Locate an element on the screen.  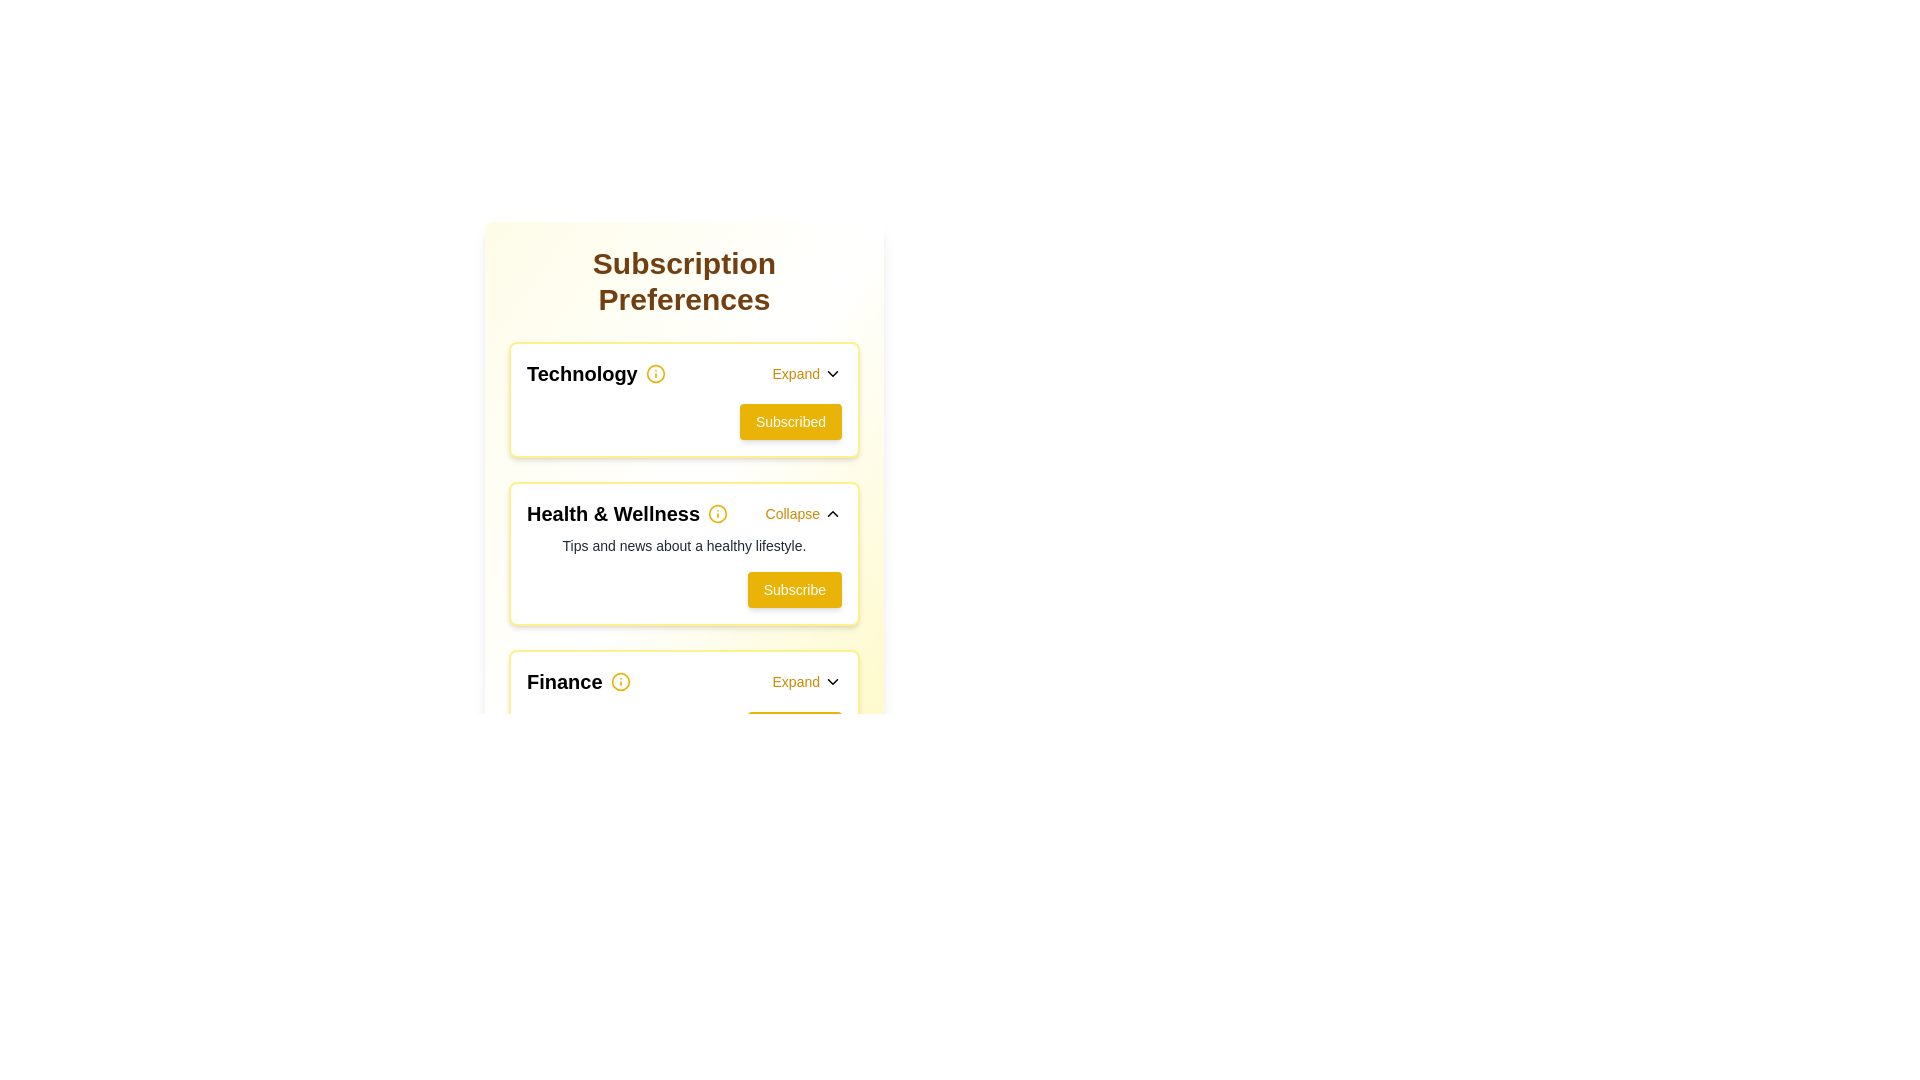
the 'Expand' dropdown trigger button located in the top right corner of the 'Technology' subscription section is located at coordinates (806, 374).